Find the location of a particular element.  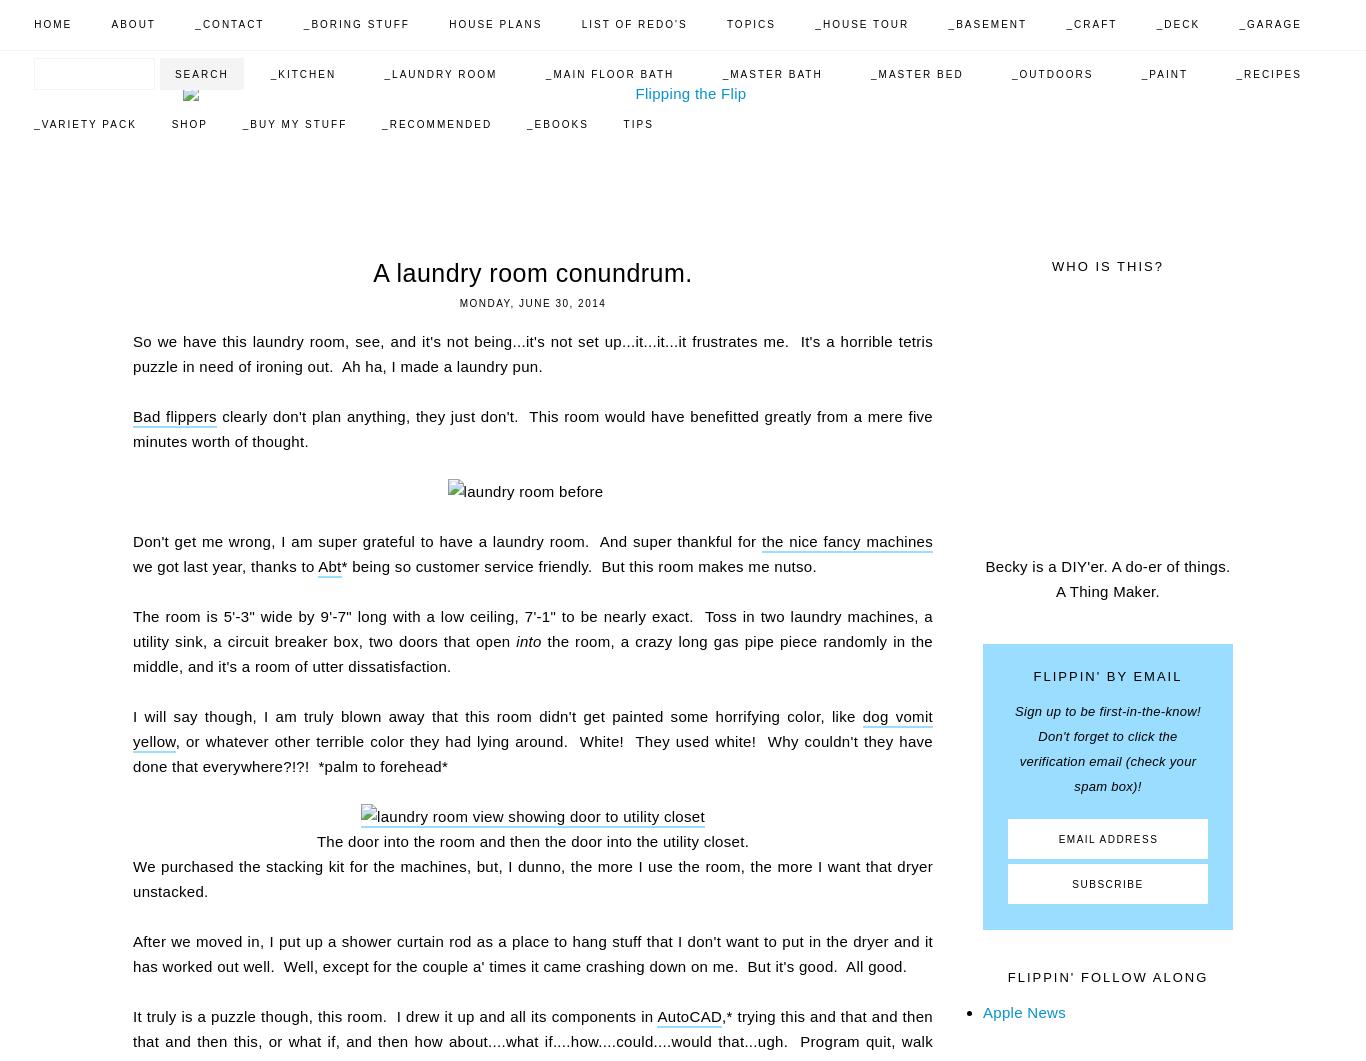

'_Laundry Room' is located at coordinates (439, 74).